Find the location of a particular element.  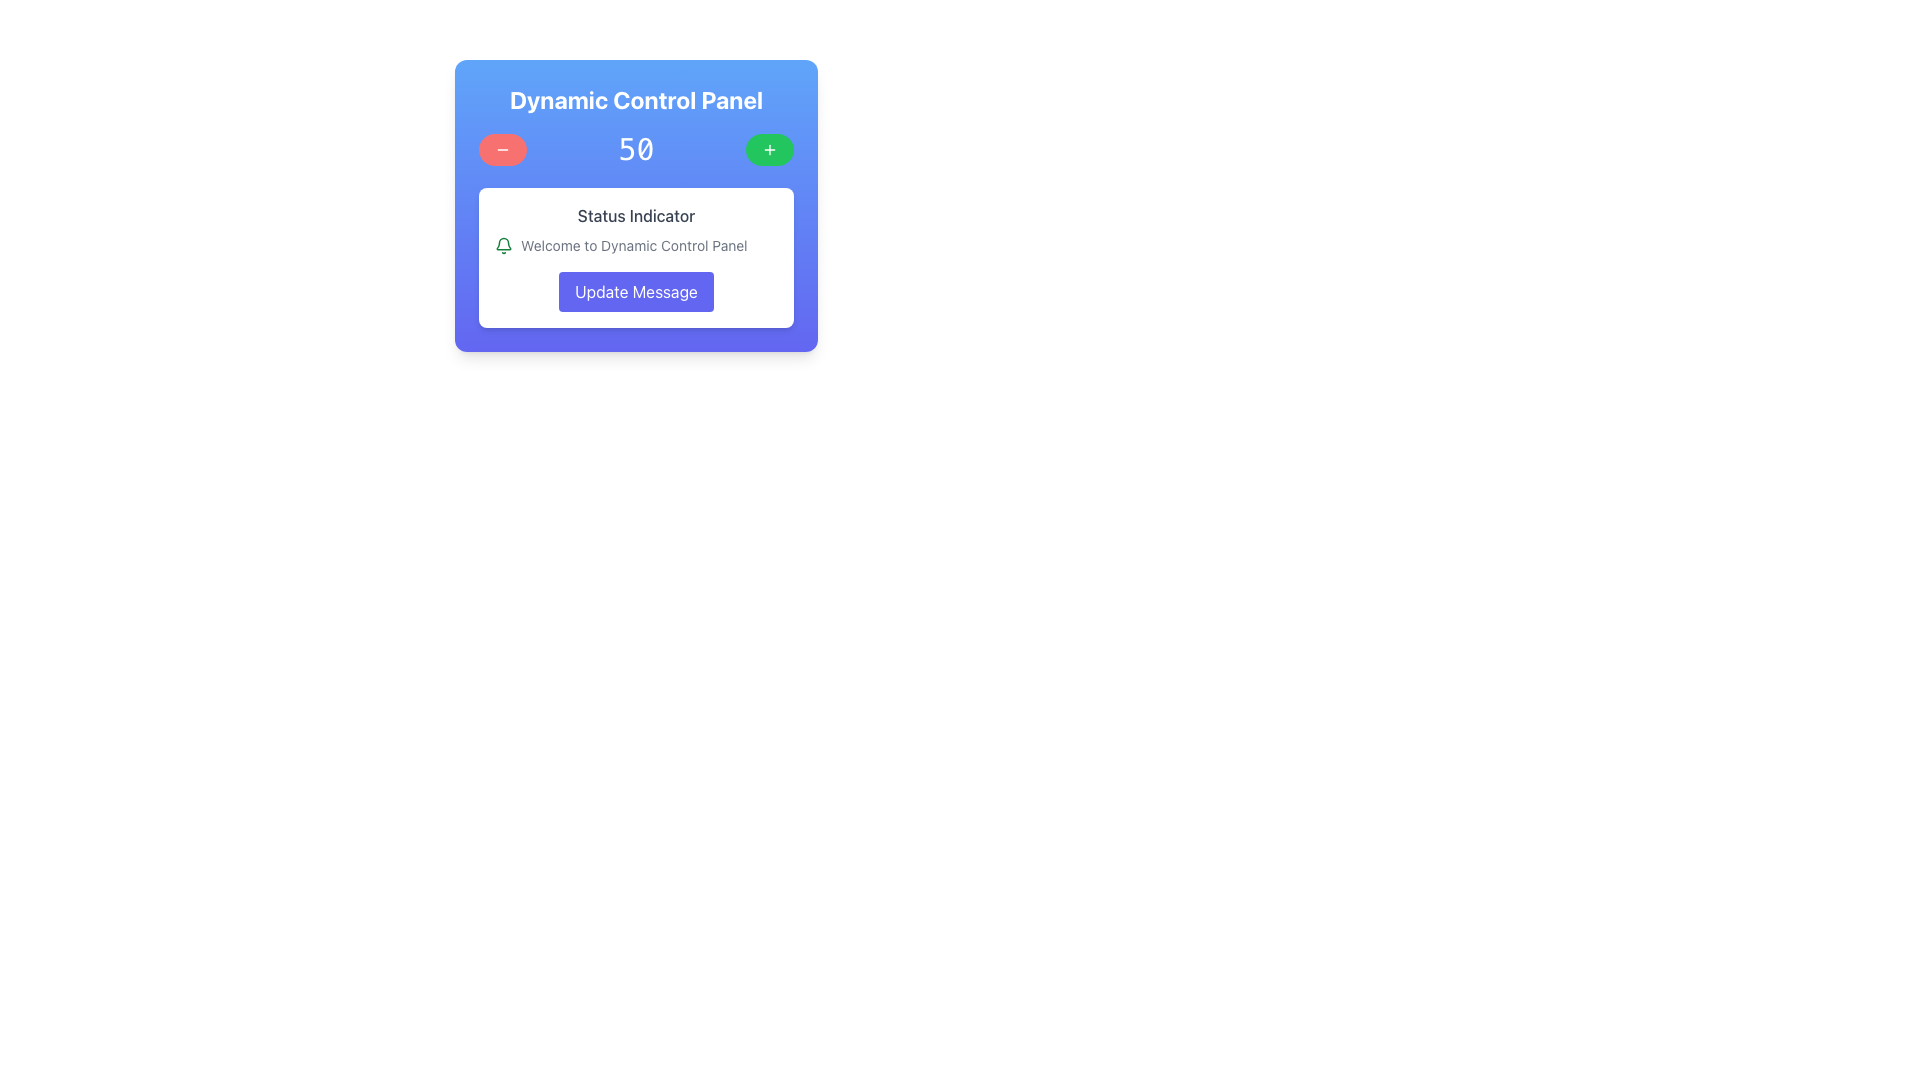

the decrement button located on the left side of the number '50' in the 'Dynamic Control Panel' to observe any interactive styling changes is located at coordinates (503, 149).